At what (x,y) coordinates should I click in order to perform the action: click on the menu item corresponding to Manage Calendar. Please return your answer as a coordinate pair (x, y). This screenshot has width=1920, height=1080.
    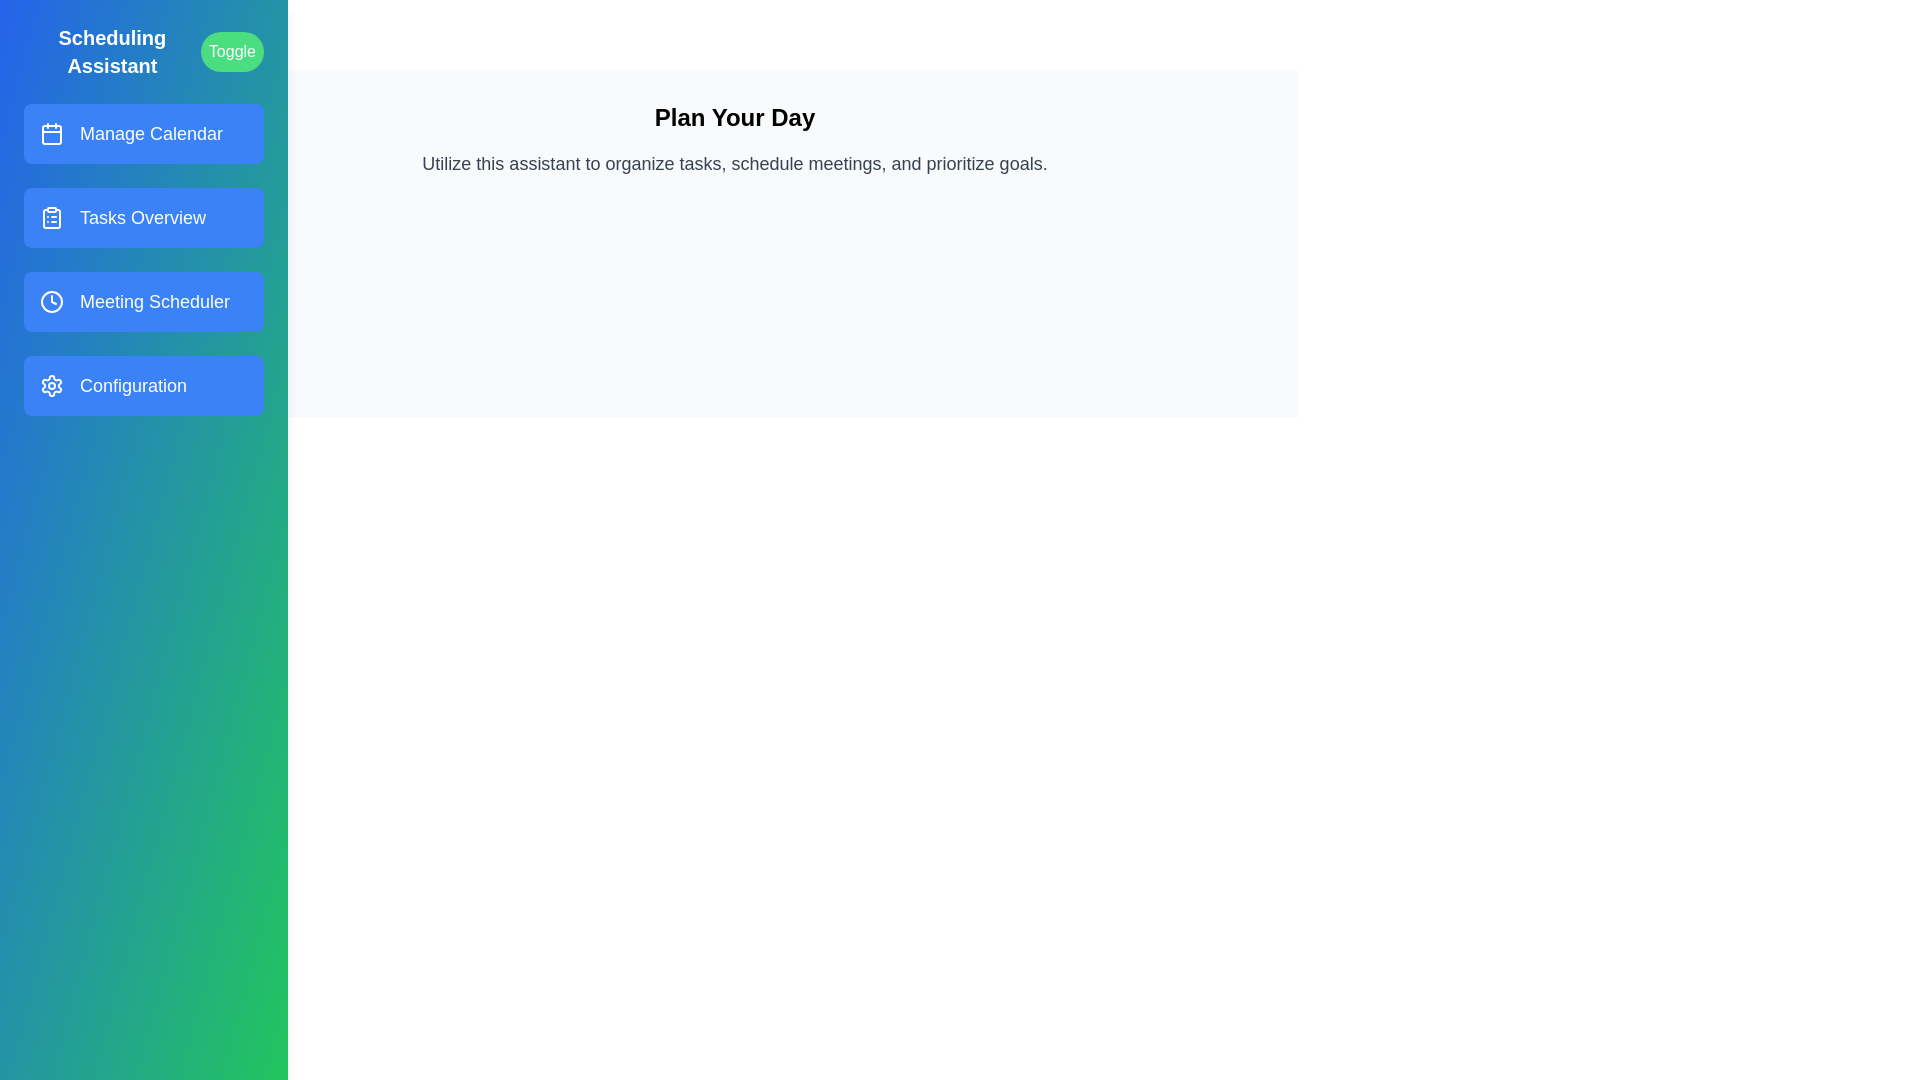
    Looking at the image, I should click on (143, 134).